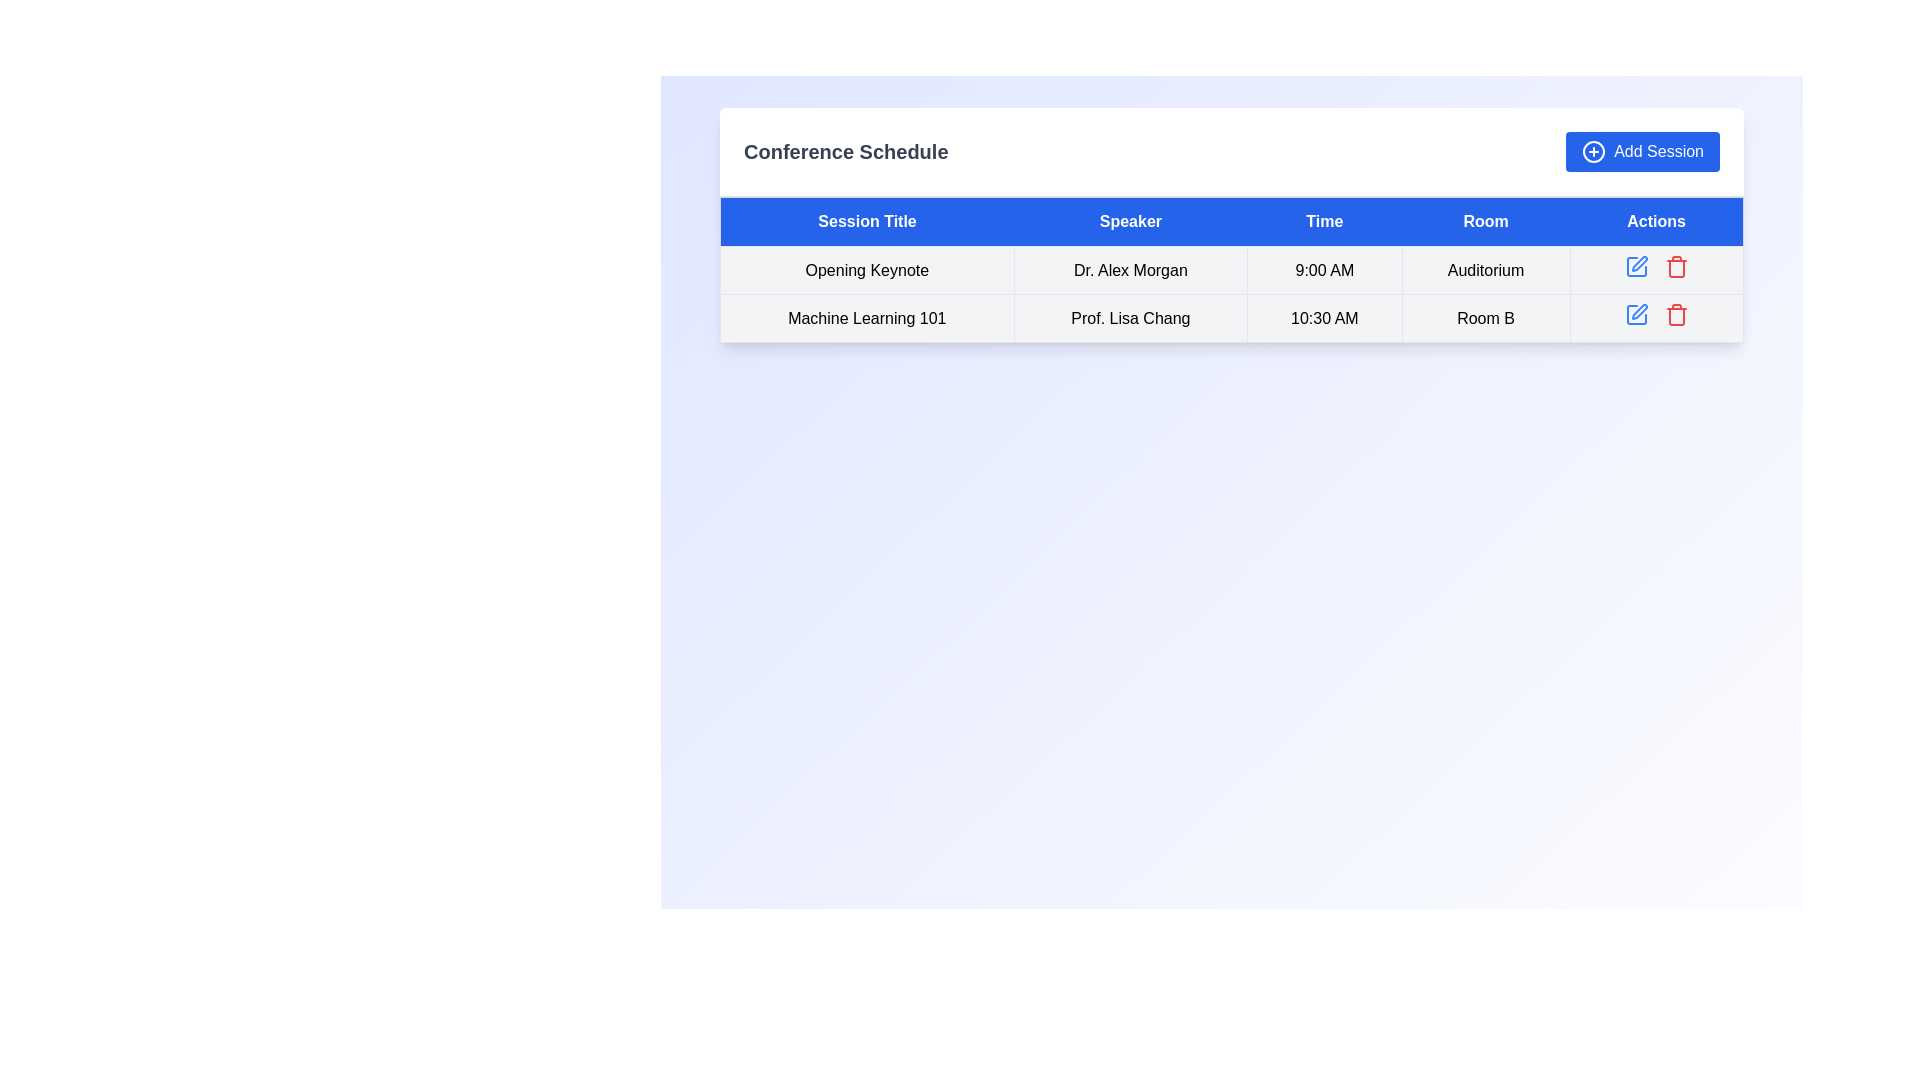 This screenshot has width=1920, height=1080. What do you see at coordinates (1676, 315) in the screenshot?
I see `the delete button located in the last column of the second row of the 'Conference Schedule' table to initiate a delete action` at bounding box center [1676, 315].